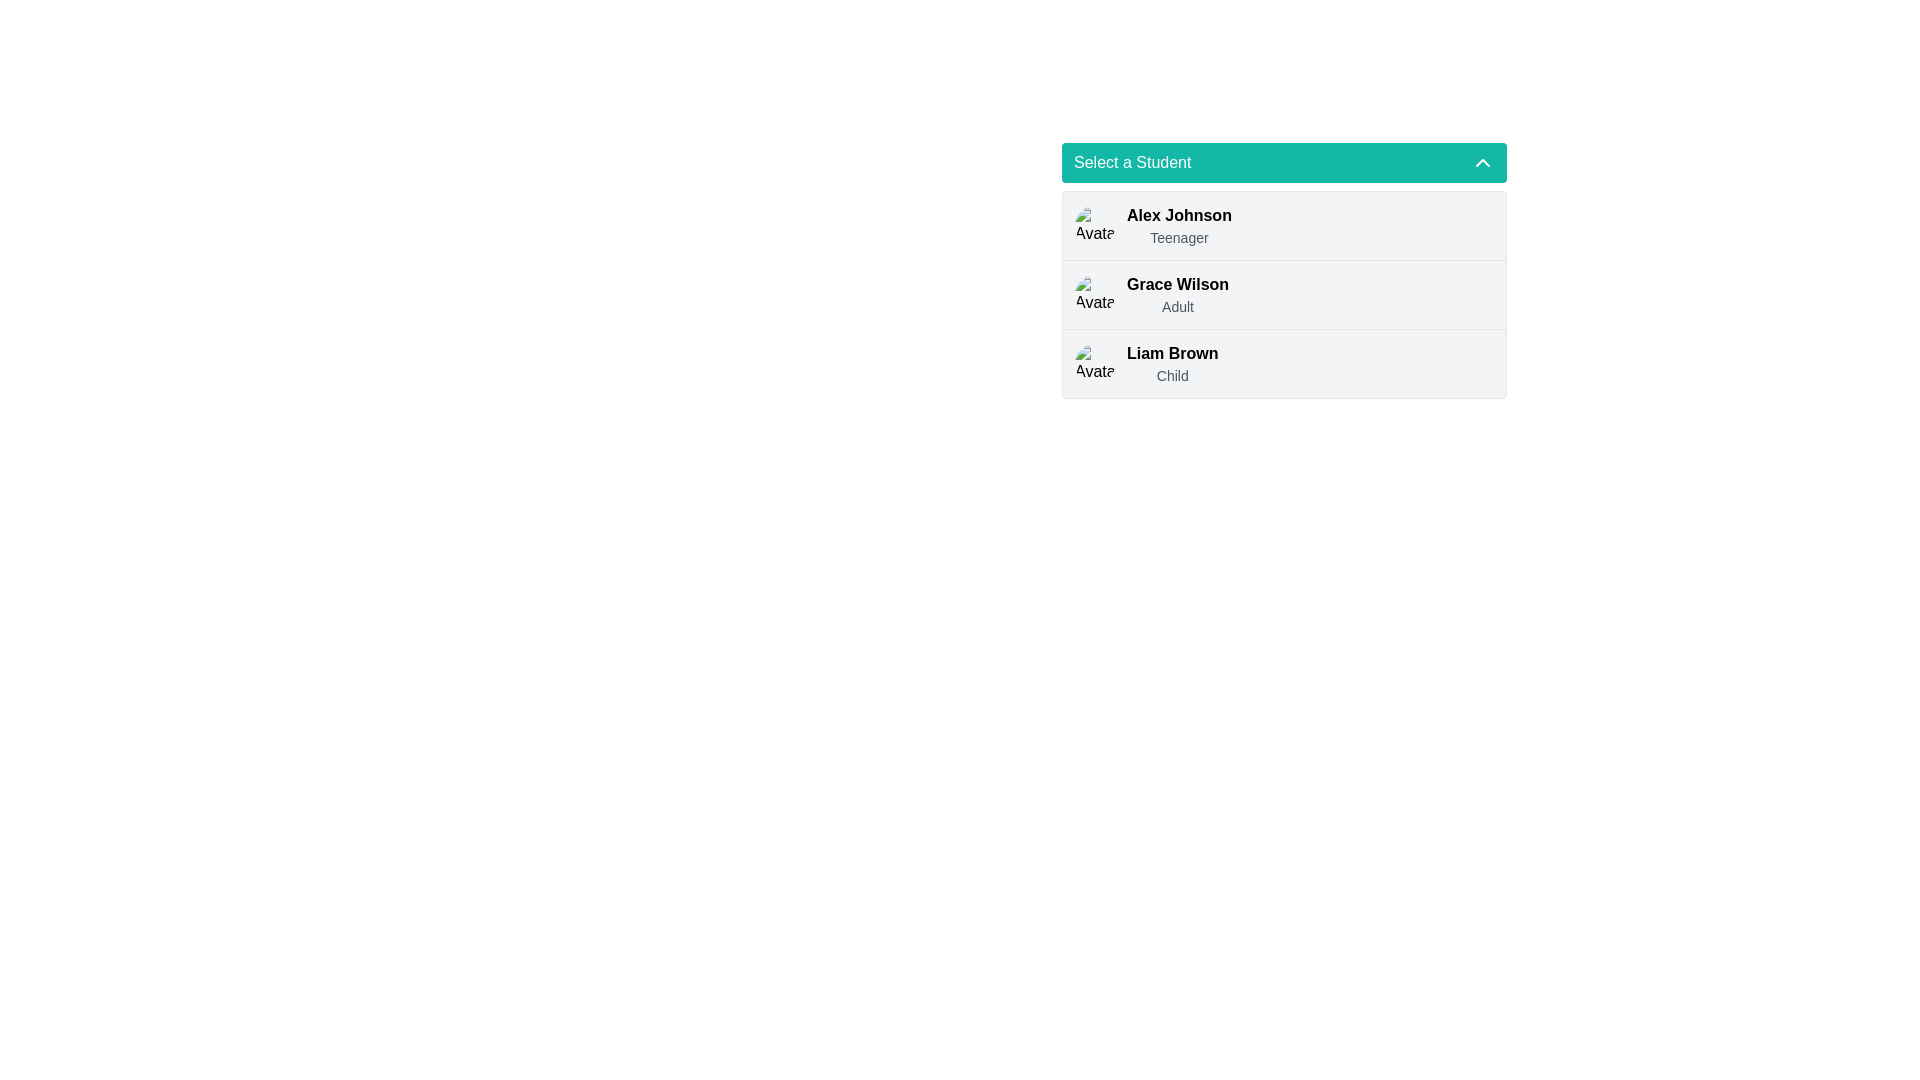  I want to click on the upward pointing arrow icon located at the far right of the teal-colored header labeled 'Select a Student', so click(1483, 161).